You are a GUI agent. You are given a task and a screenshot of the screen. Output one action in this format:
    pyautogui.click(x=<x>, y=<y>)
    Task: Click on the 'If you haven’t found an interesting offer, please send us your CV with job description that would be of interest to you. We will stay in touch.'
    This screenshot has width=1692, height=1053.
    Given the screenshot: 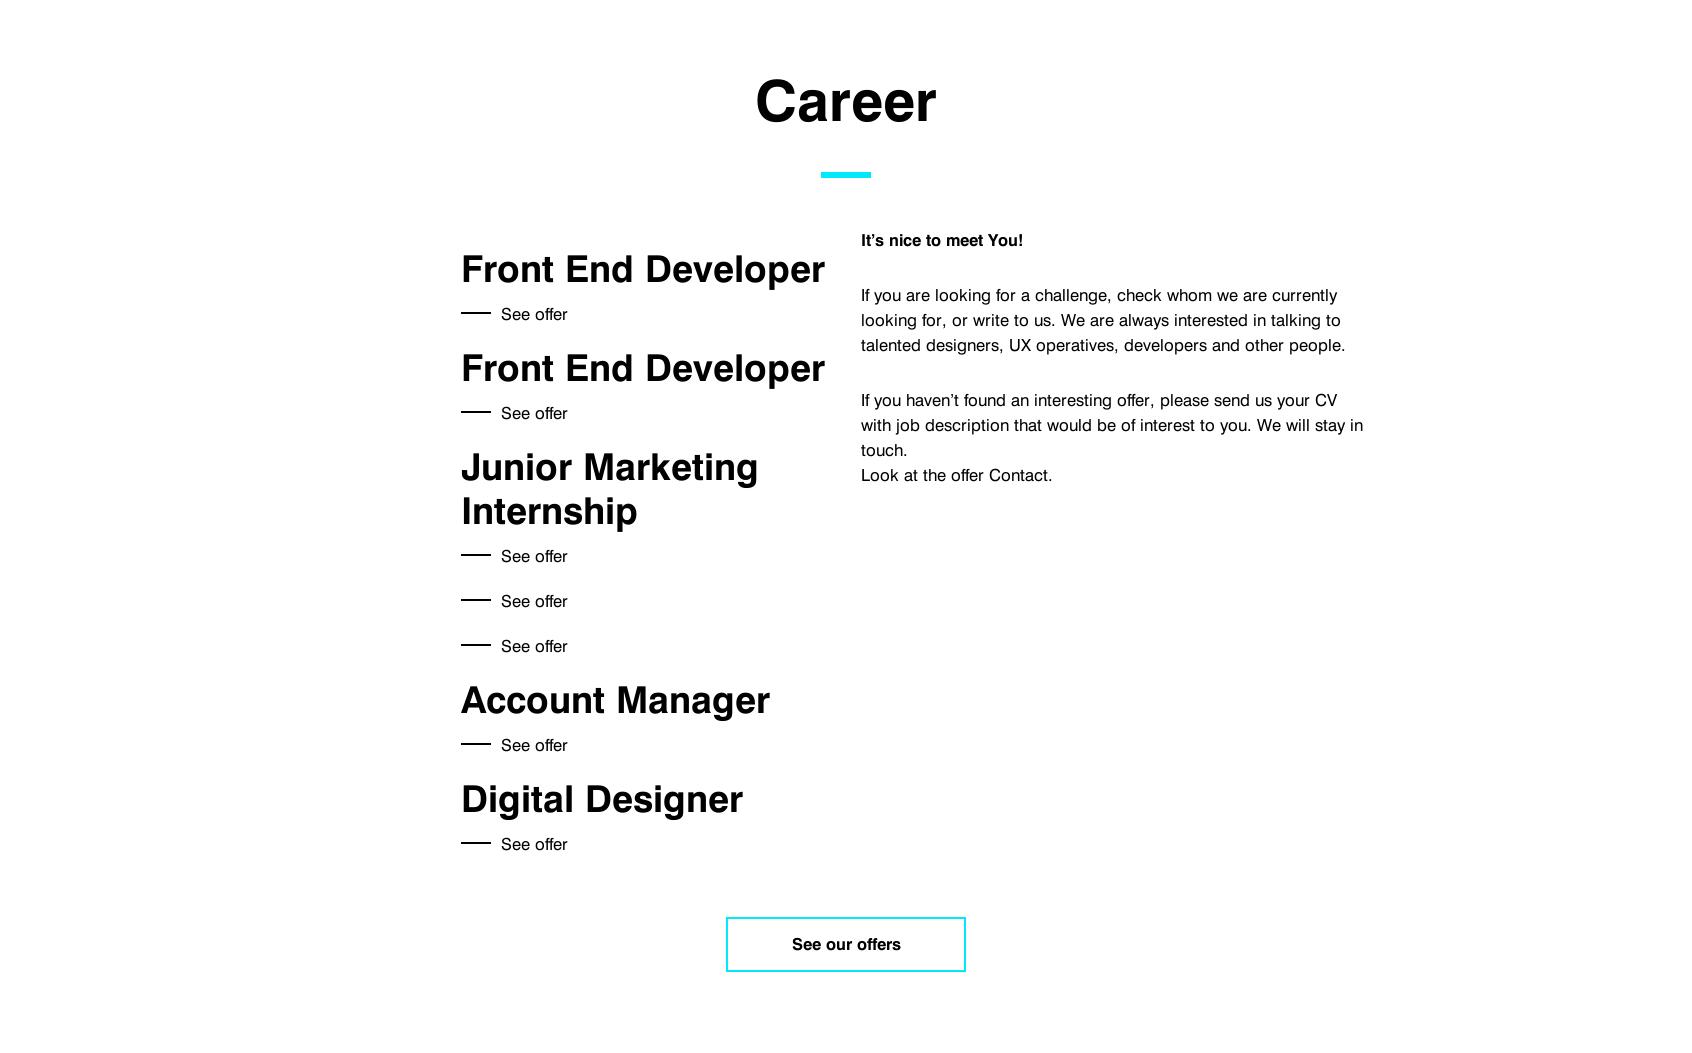 What is the action you would take?
    pyautogui.click(x=1111, y=424)
    